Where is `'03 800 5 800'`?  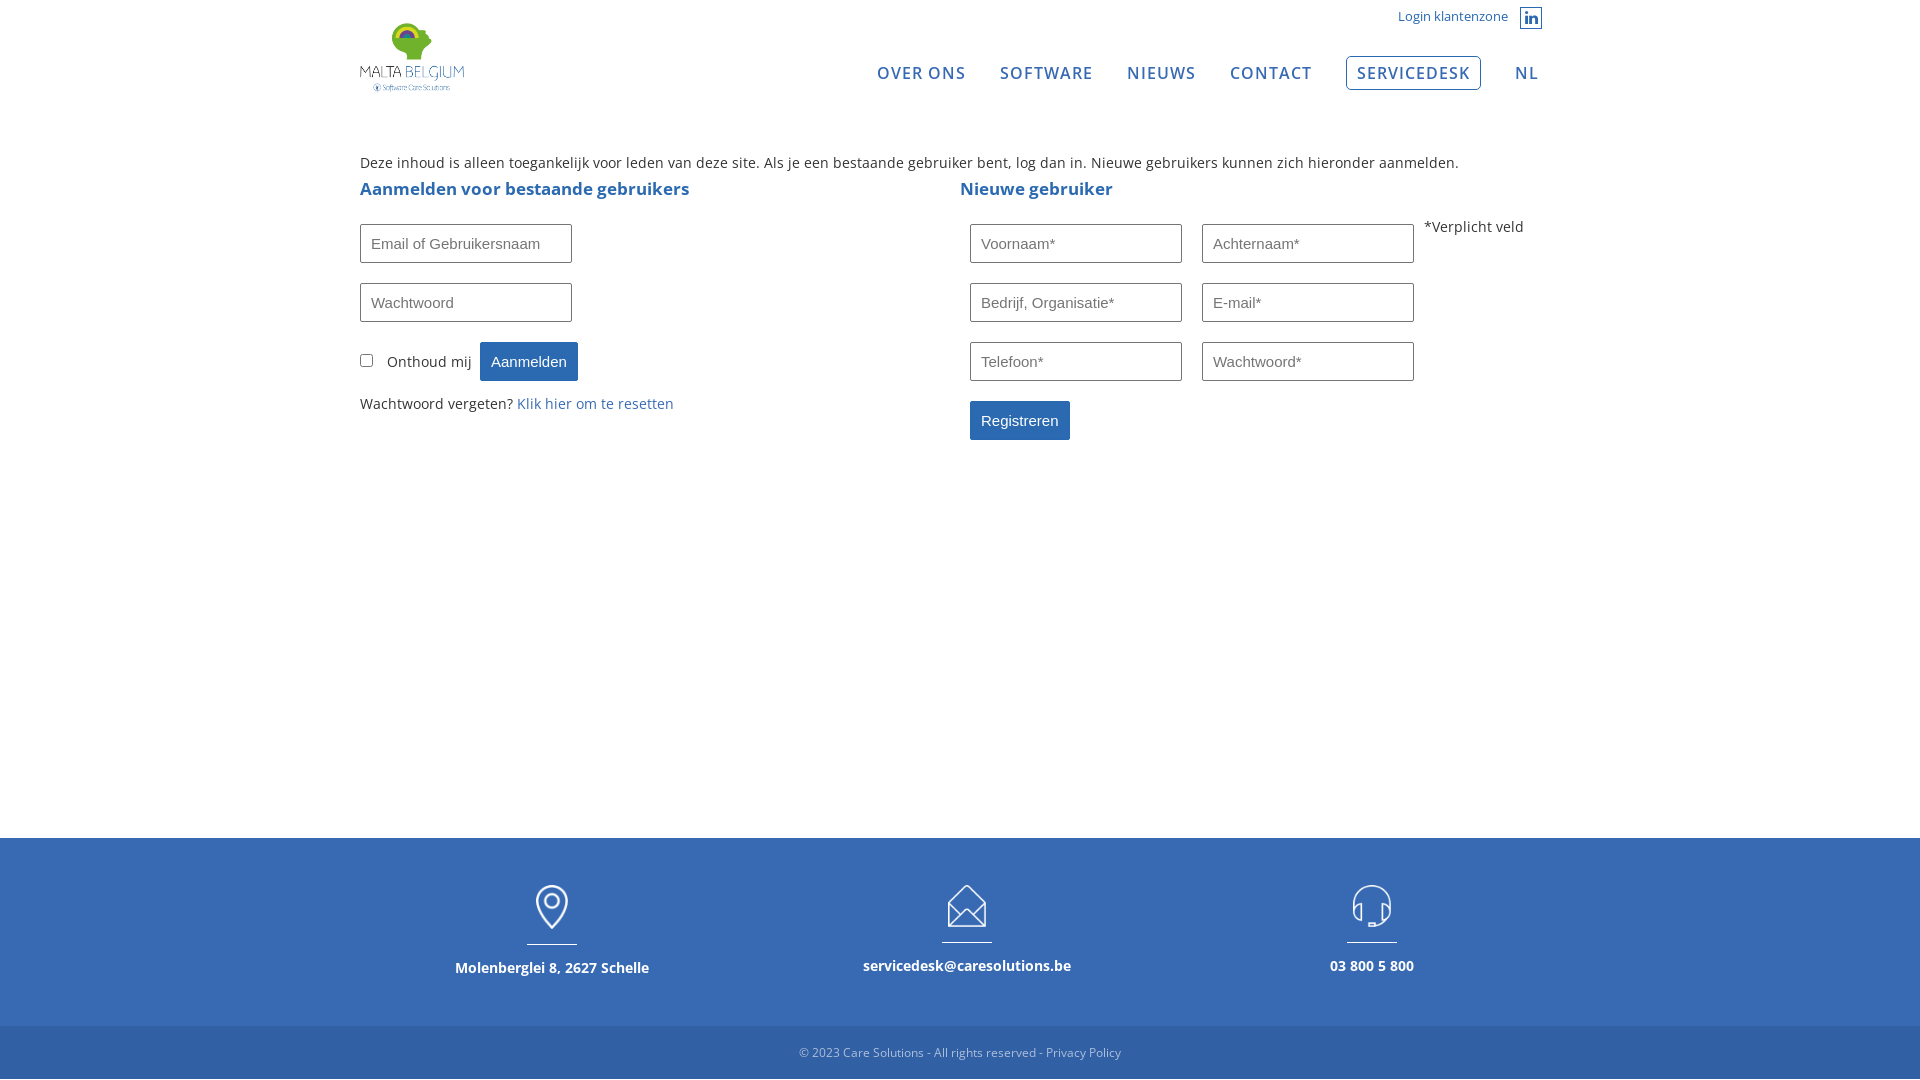 '03 800 5 800' is located at coordinates (1371, 964).